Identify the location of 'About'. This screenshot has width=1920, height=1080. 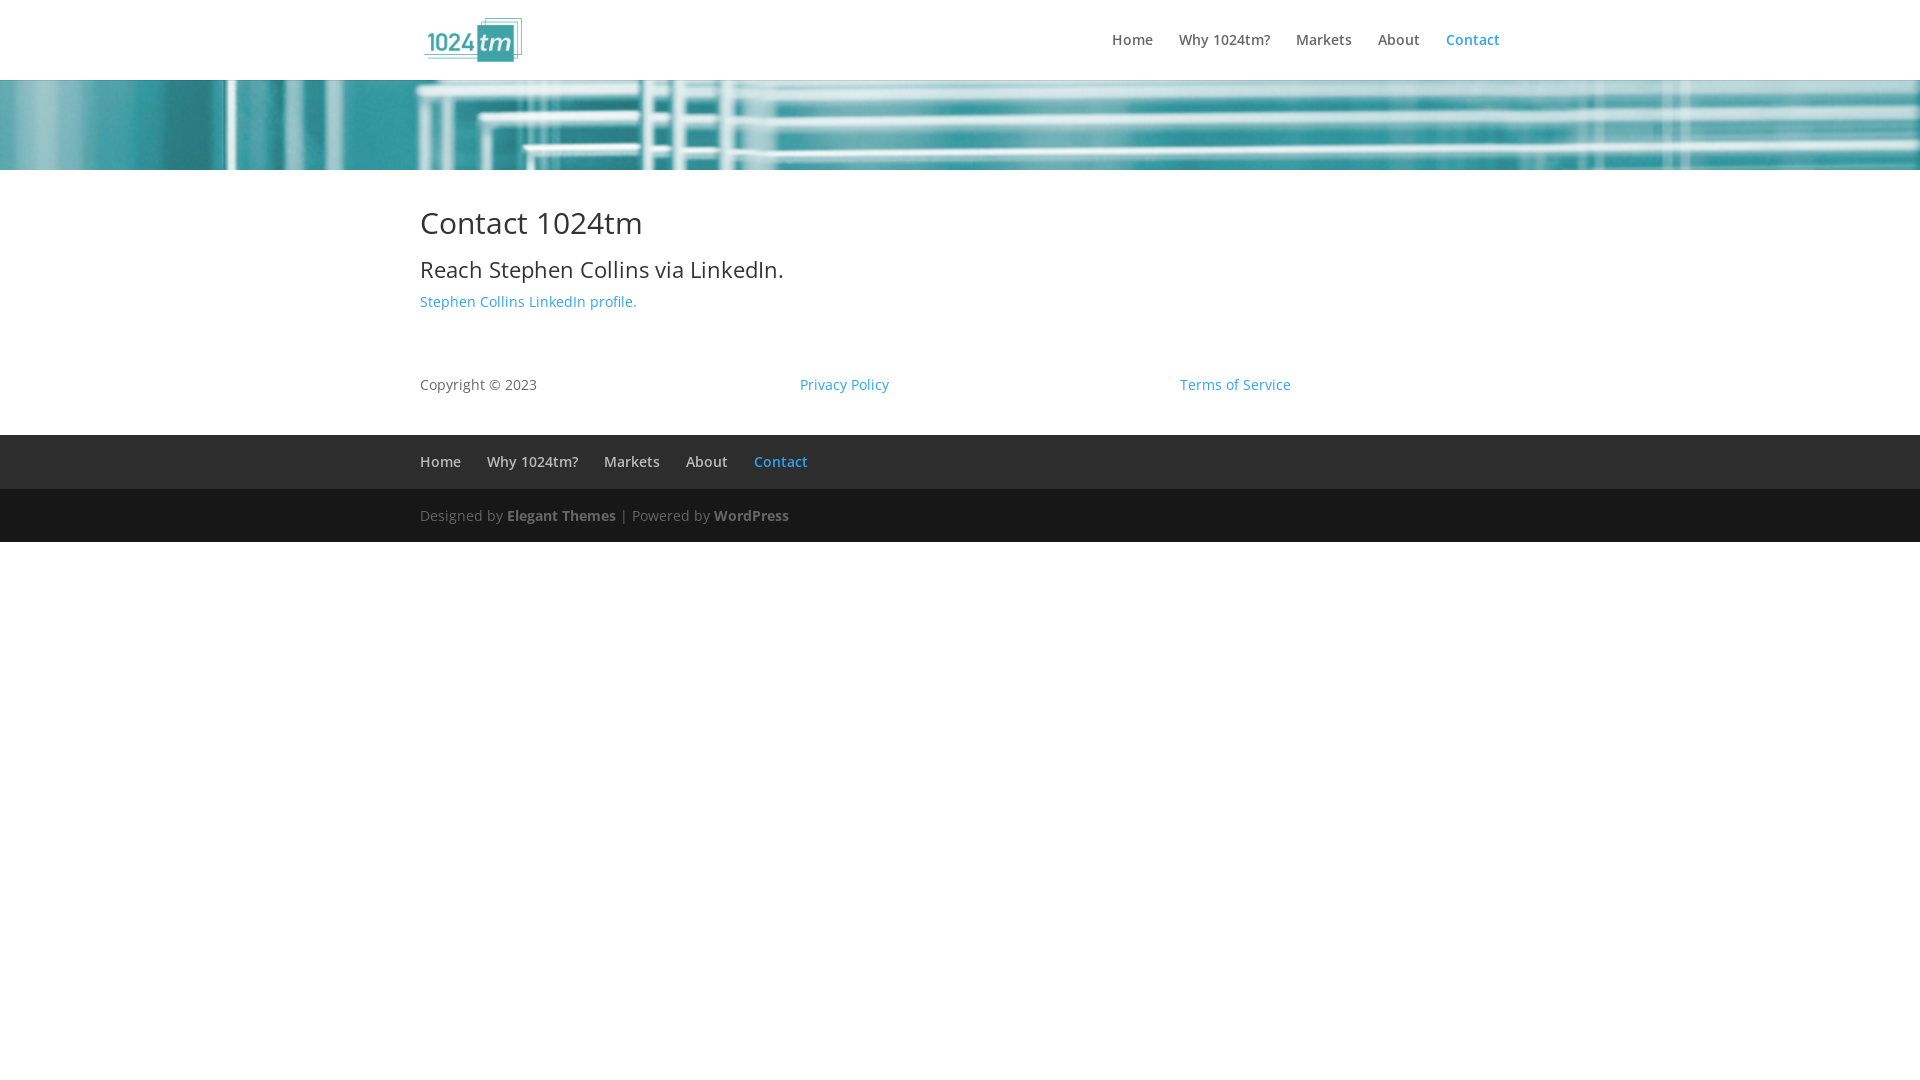
(686, 461).